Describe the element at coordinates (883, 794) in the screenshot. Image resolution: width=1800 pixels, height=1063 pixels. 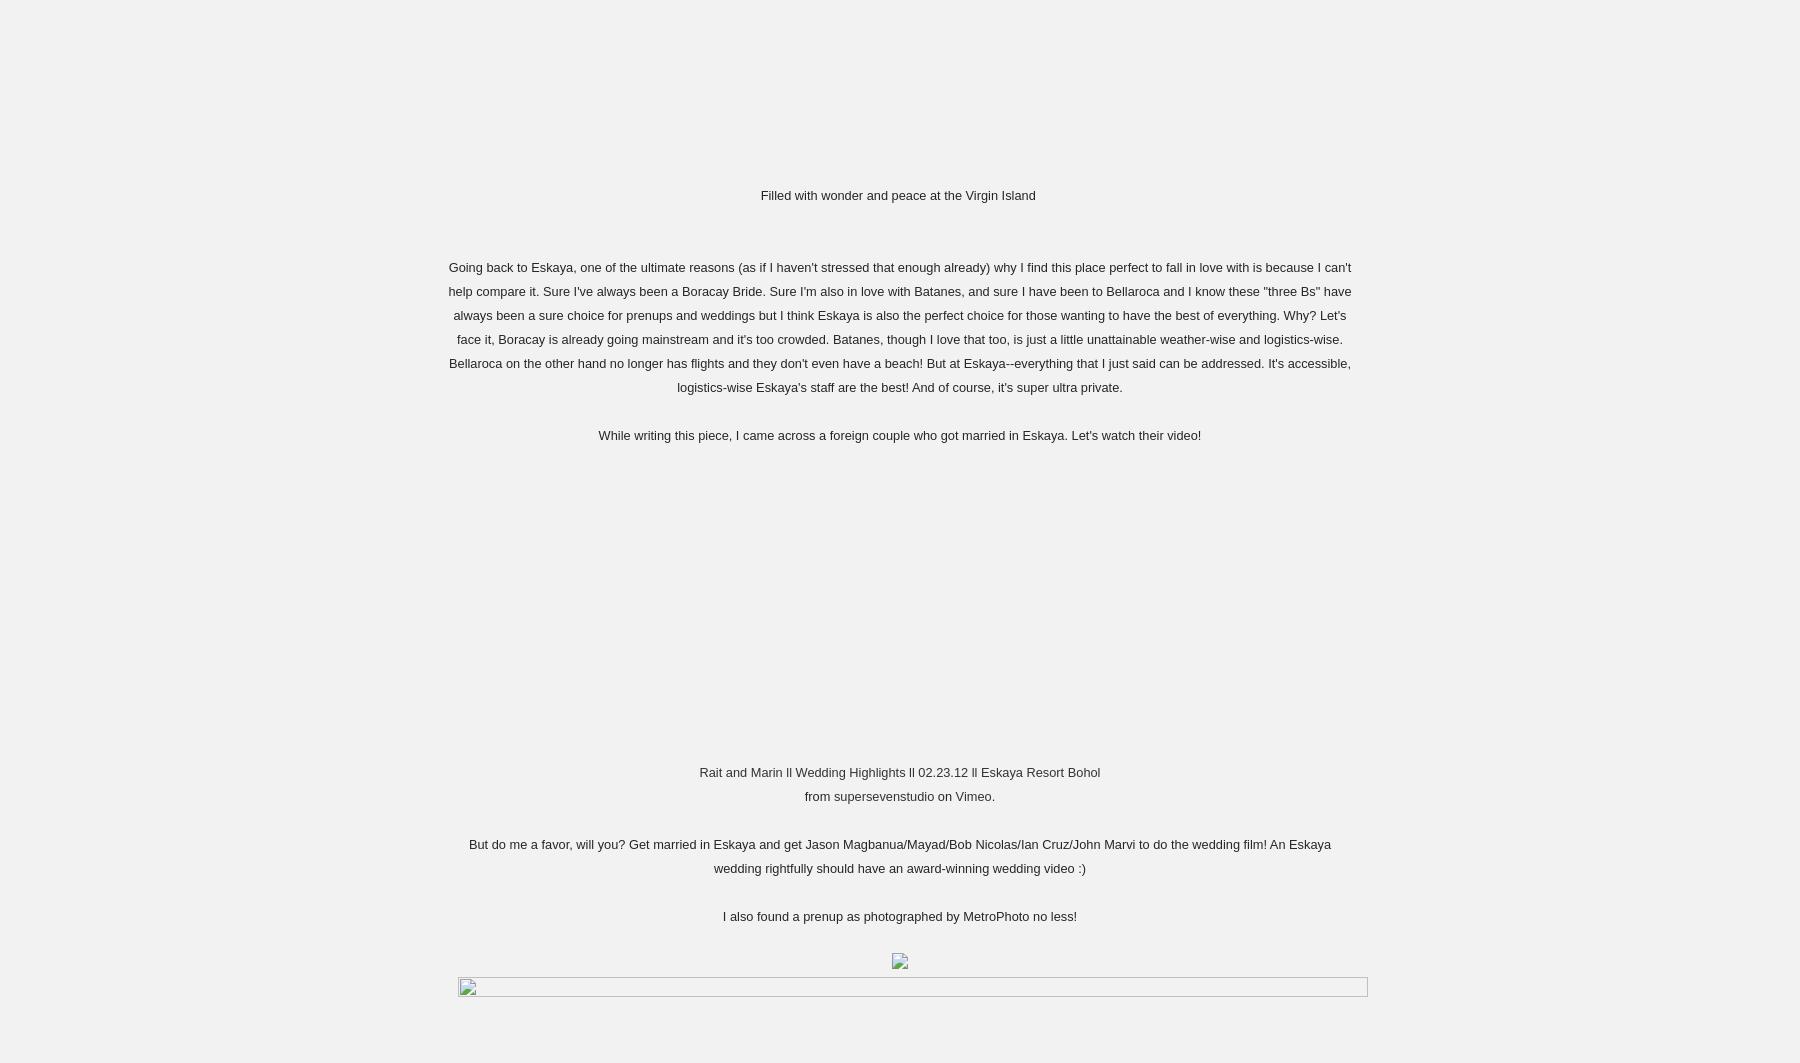
I see `'supersevenstudio'` at that location.